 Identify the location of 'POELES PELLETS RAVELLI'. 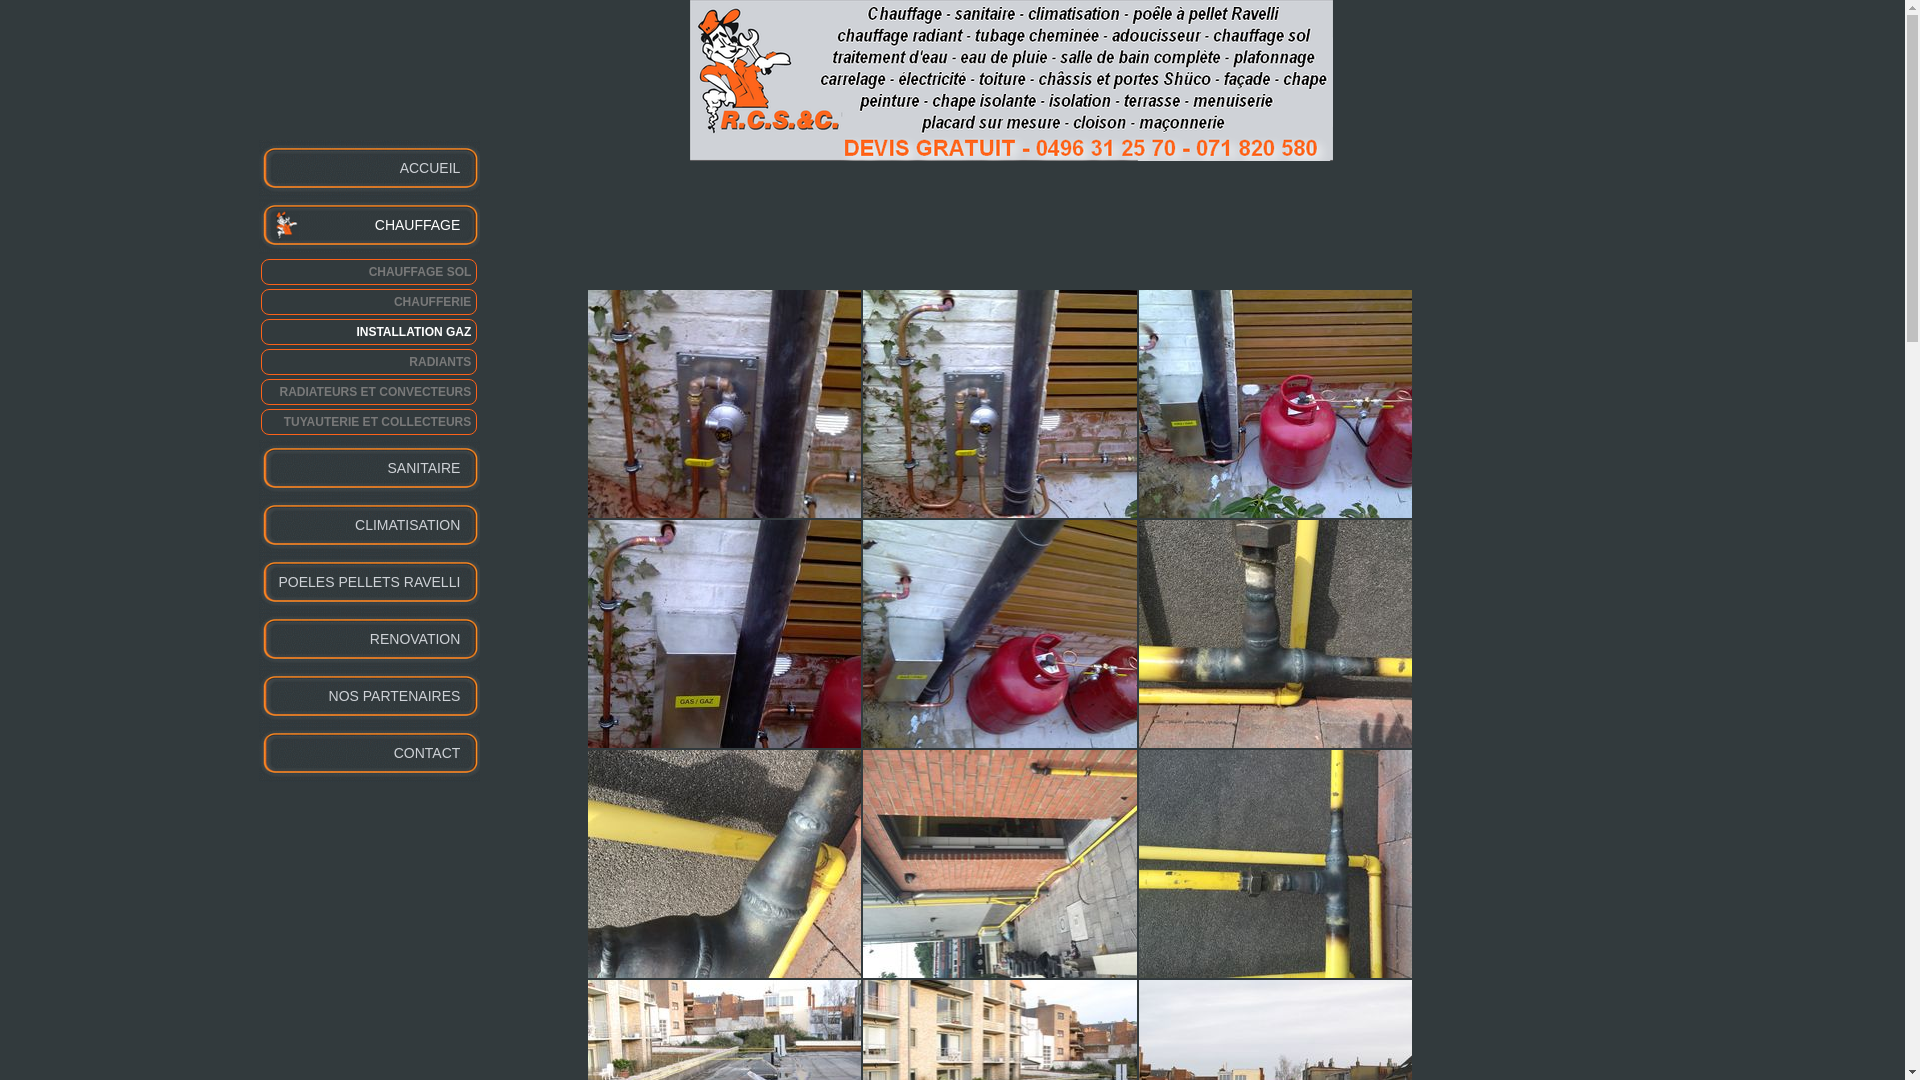
(369, 582).